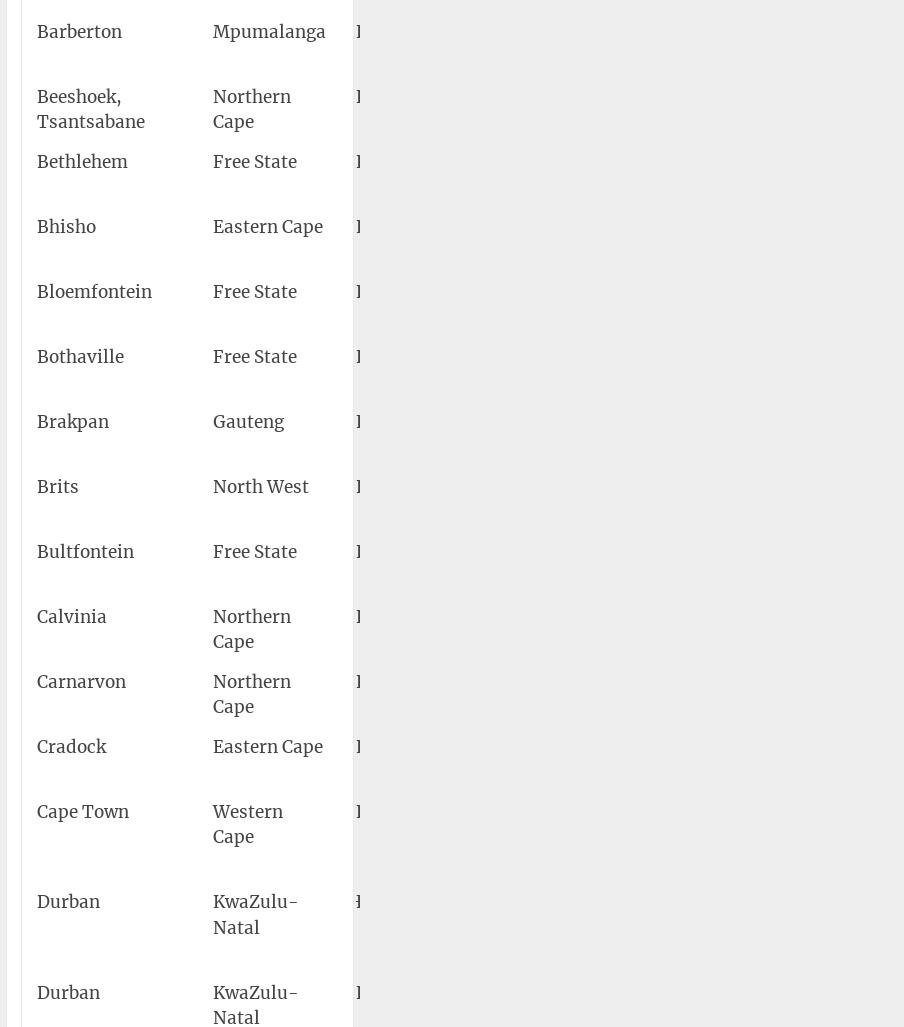  What do you see at coordinates (695, 823) in the screenshot?
I see `'33°58′05″S 018°36′17″E'` at bounding box center [695, 823].